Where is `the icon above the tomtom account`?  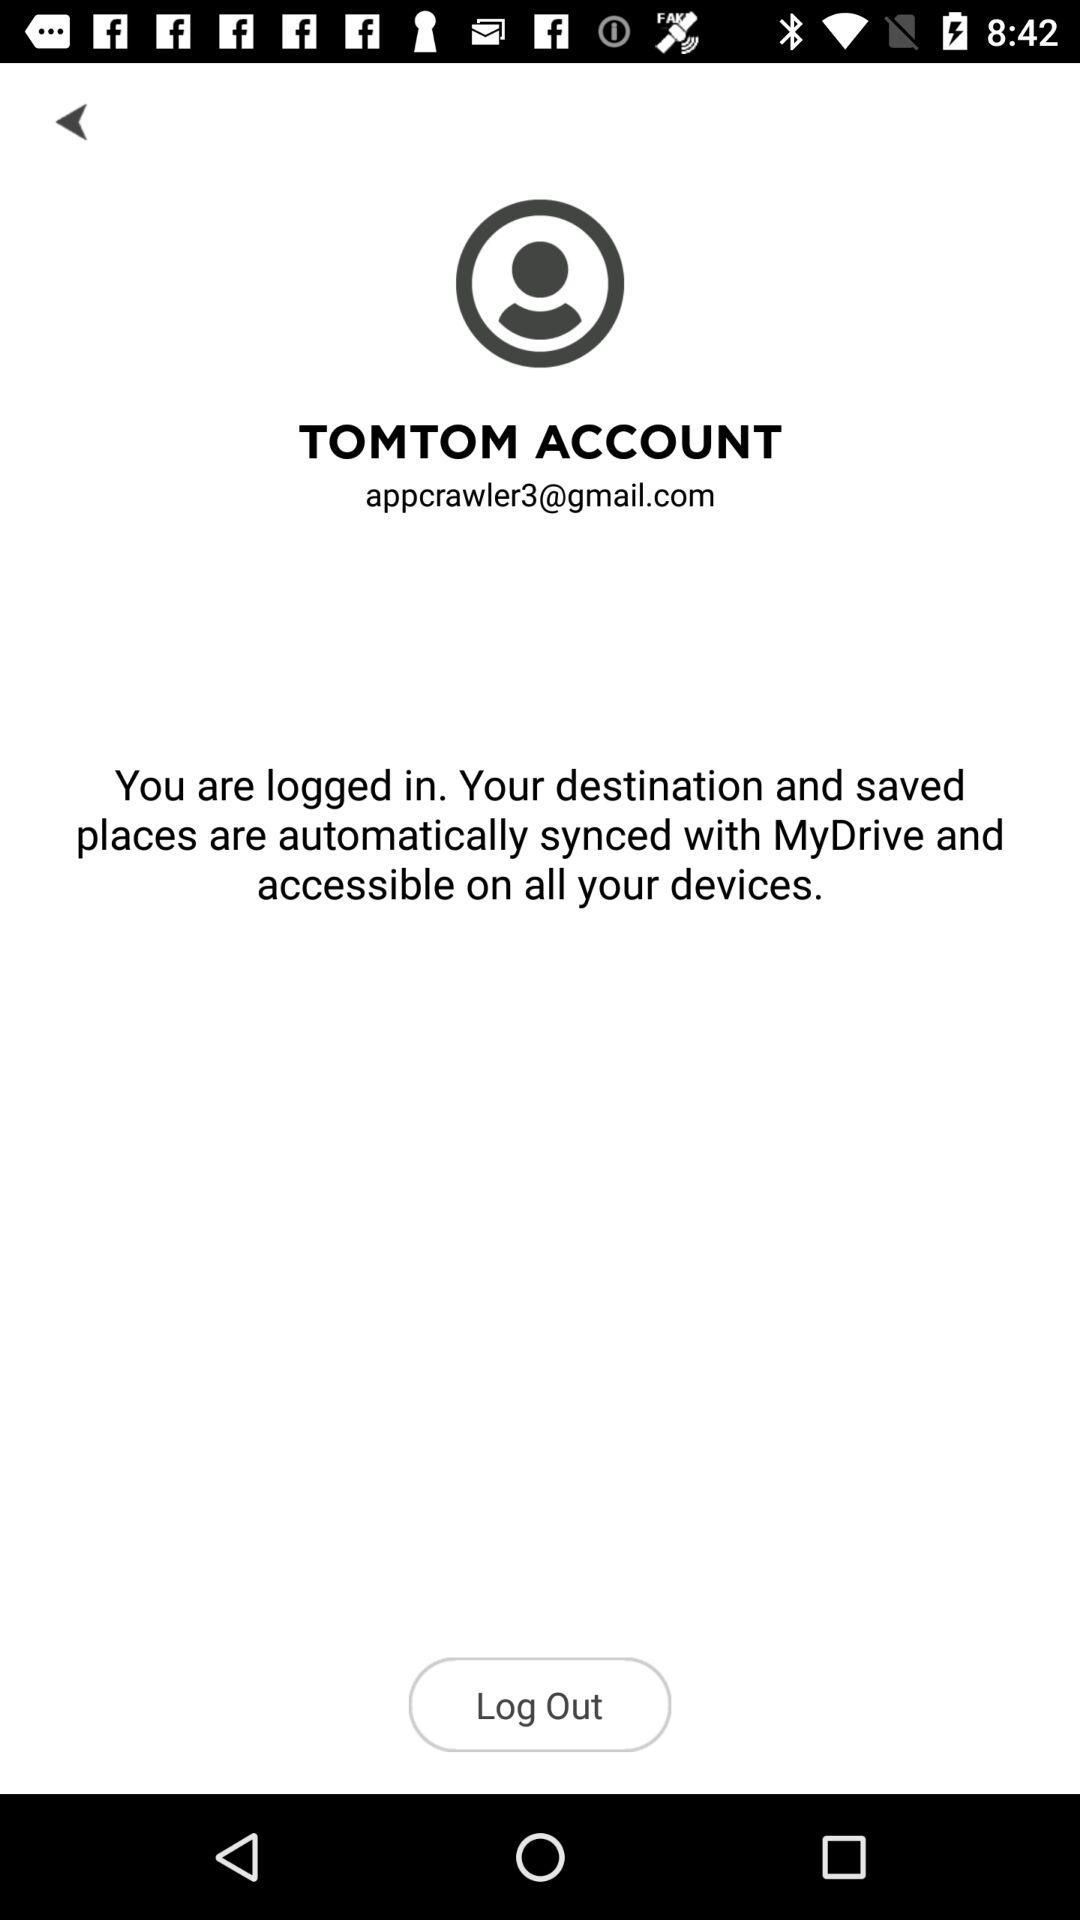
the icon above the tomtom account is located at coordinates (72, 119).